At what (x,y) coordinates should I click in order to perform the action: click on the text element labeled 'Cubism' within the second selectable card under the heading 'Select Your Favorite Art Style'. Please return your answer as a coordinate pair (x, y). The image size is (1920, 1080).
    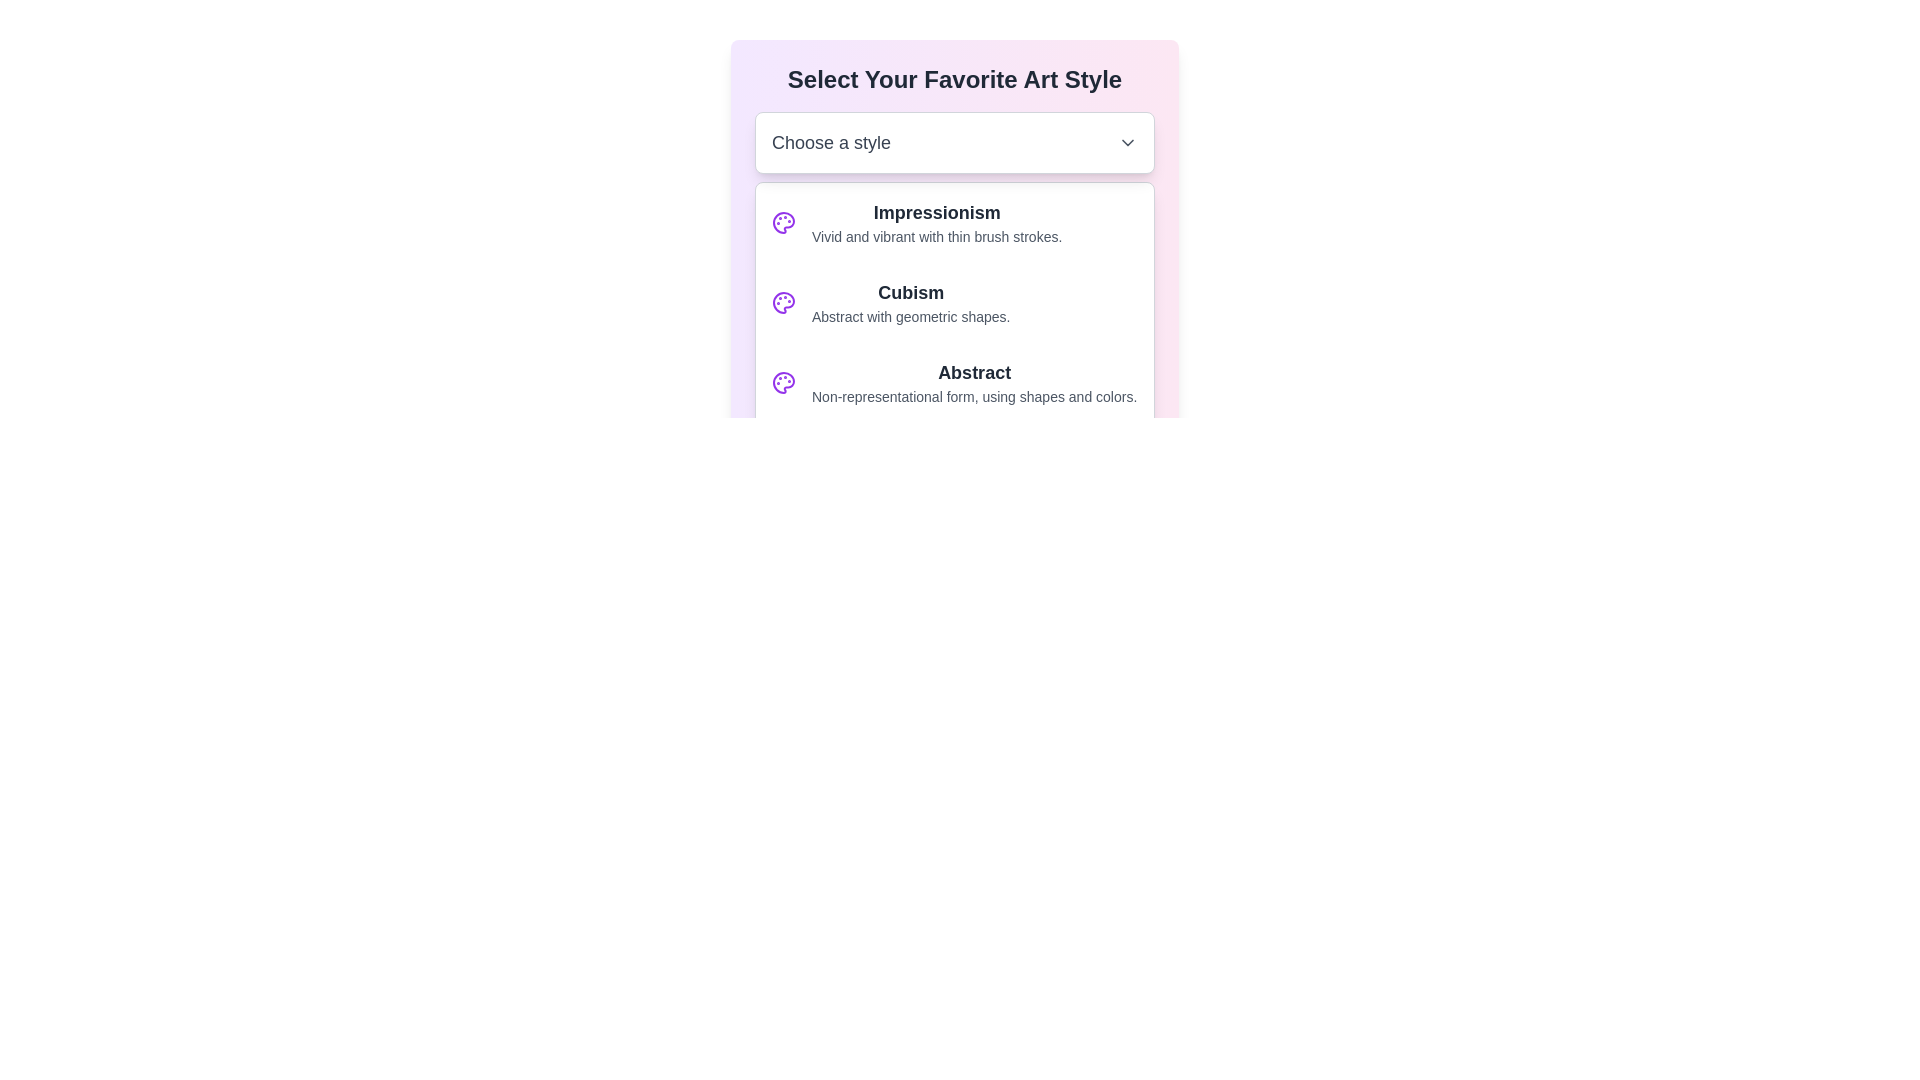
    Looking at the image, I should click on (910, 303).